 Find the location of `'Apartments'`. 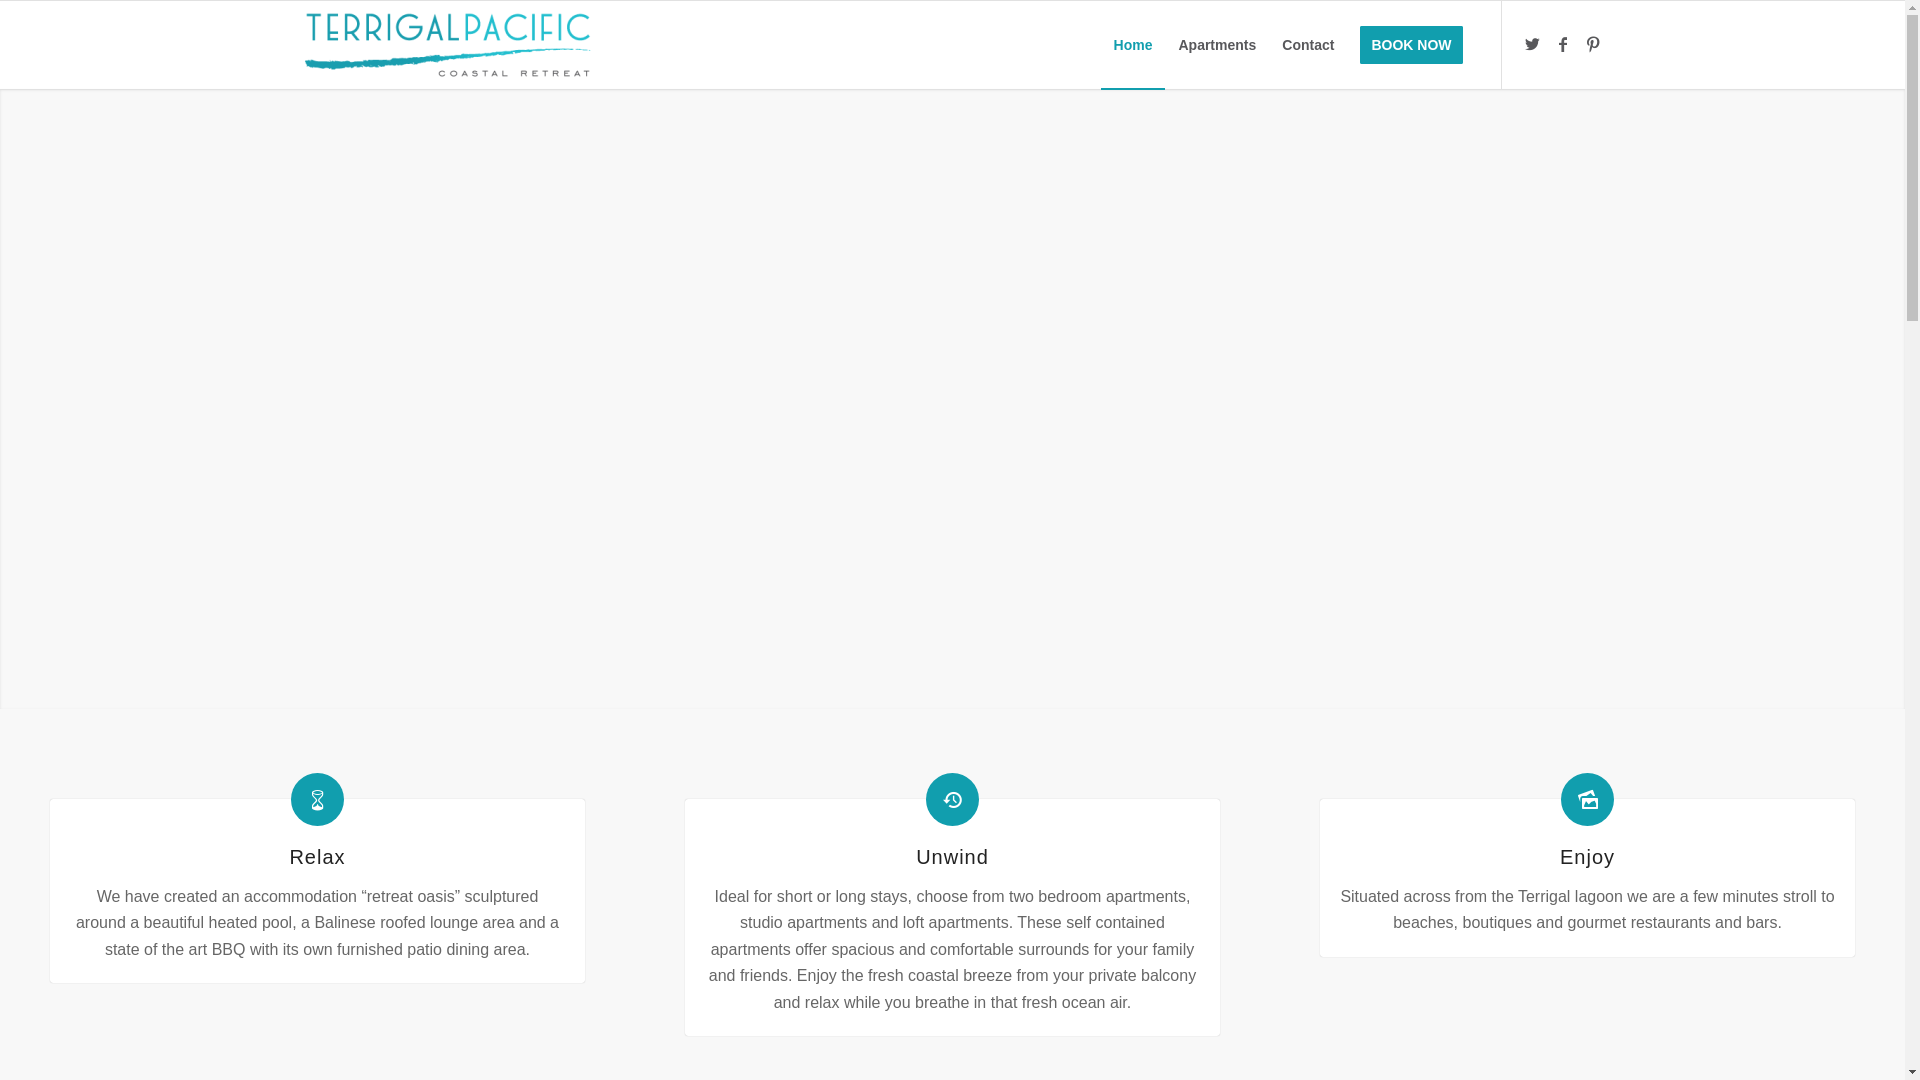

'Apartments' is located at coordinates (1216, 45).